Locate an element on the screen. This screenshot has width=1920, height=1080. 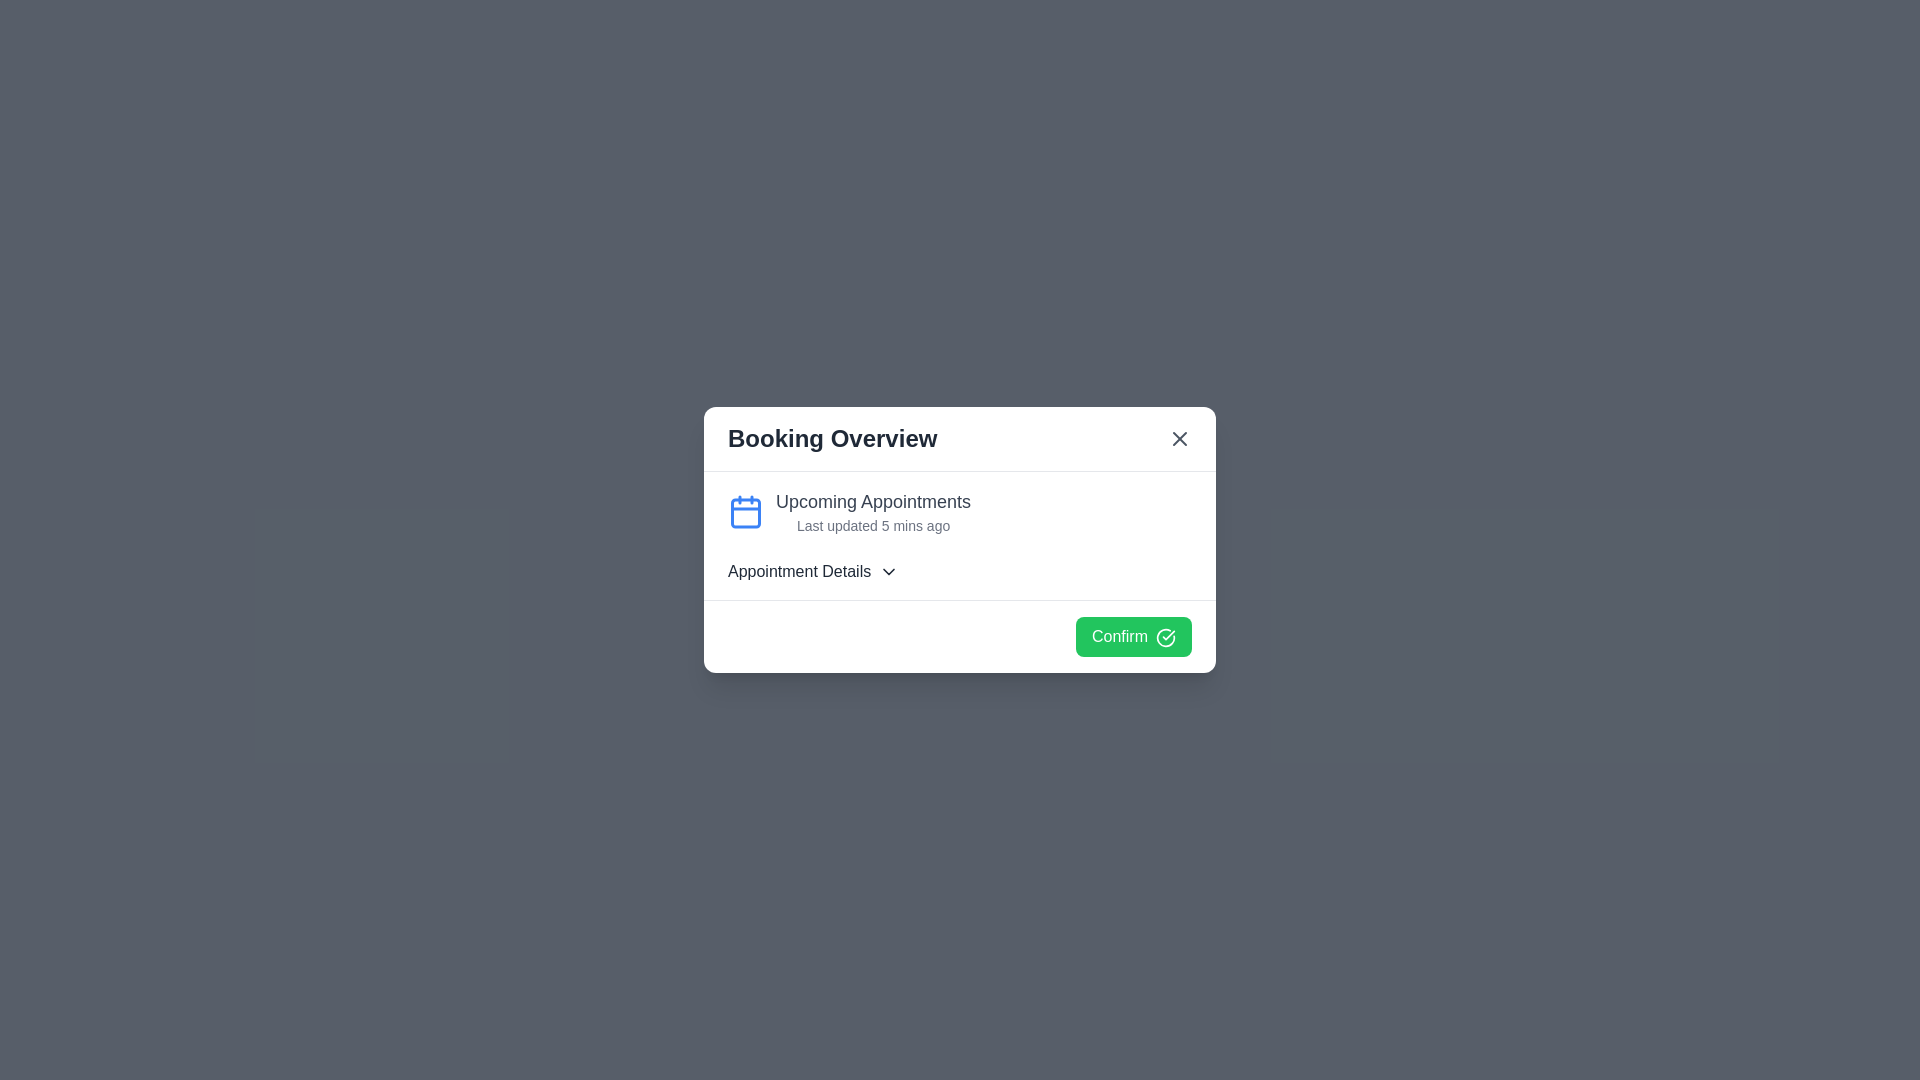
the title text element reading 'Booking Overview', which is styled in a bold font and positioned at the top of a card interface is located at coordinates (832, 438).